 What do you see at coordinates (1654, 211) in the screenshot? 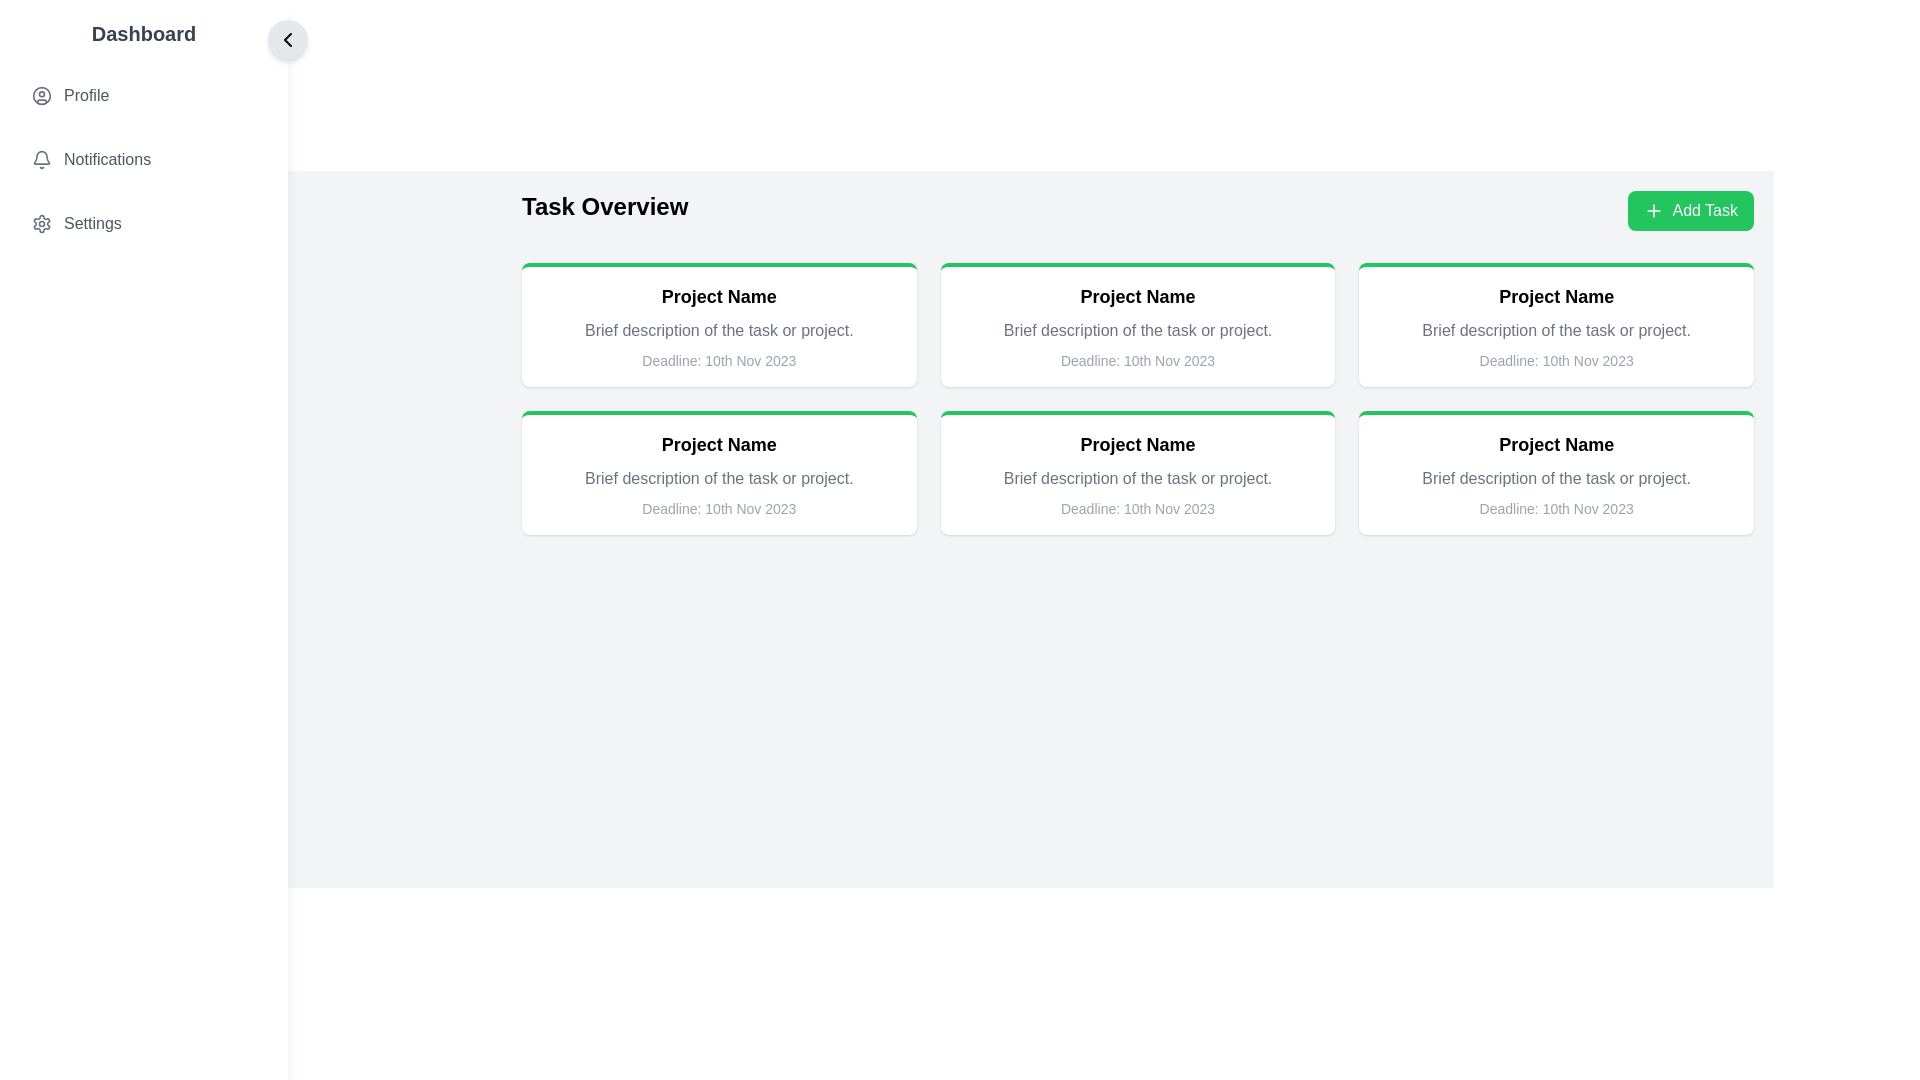
I see `the circular '+' icon located inside the 'Add Task' button at the top-right corner of the interface` at bounding box center [1654, 211].